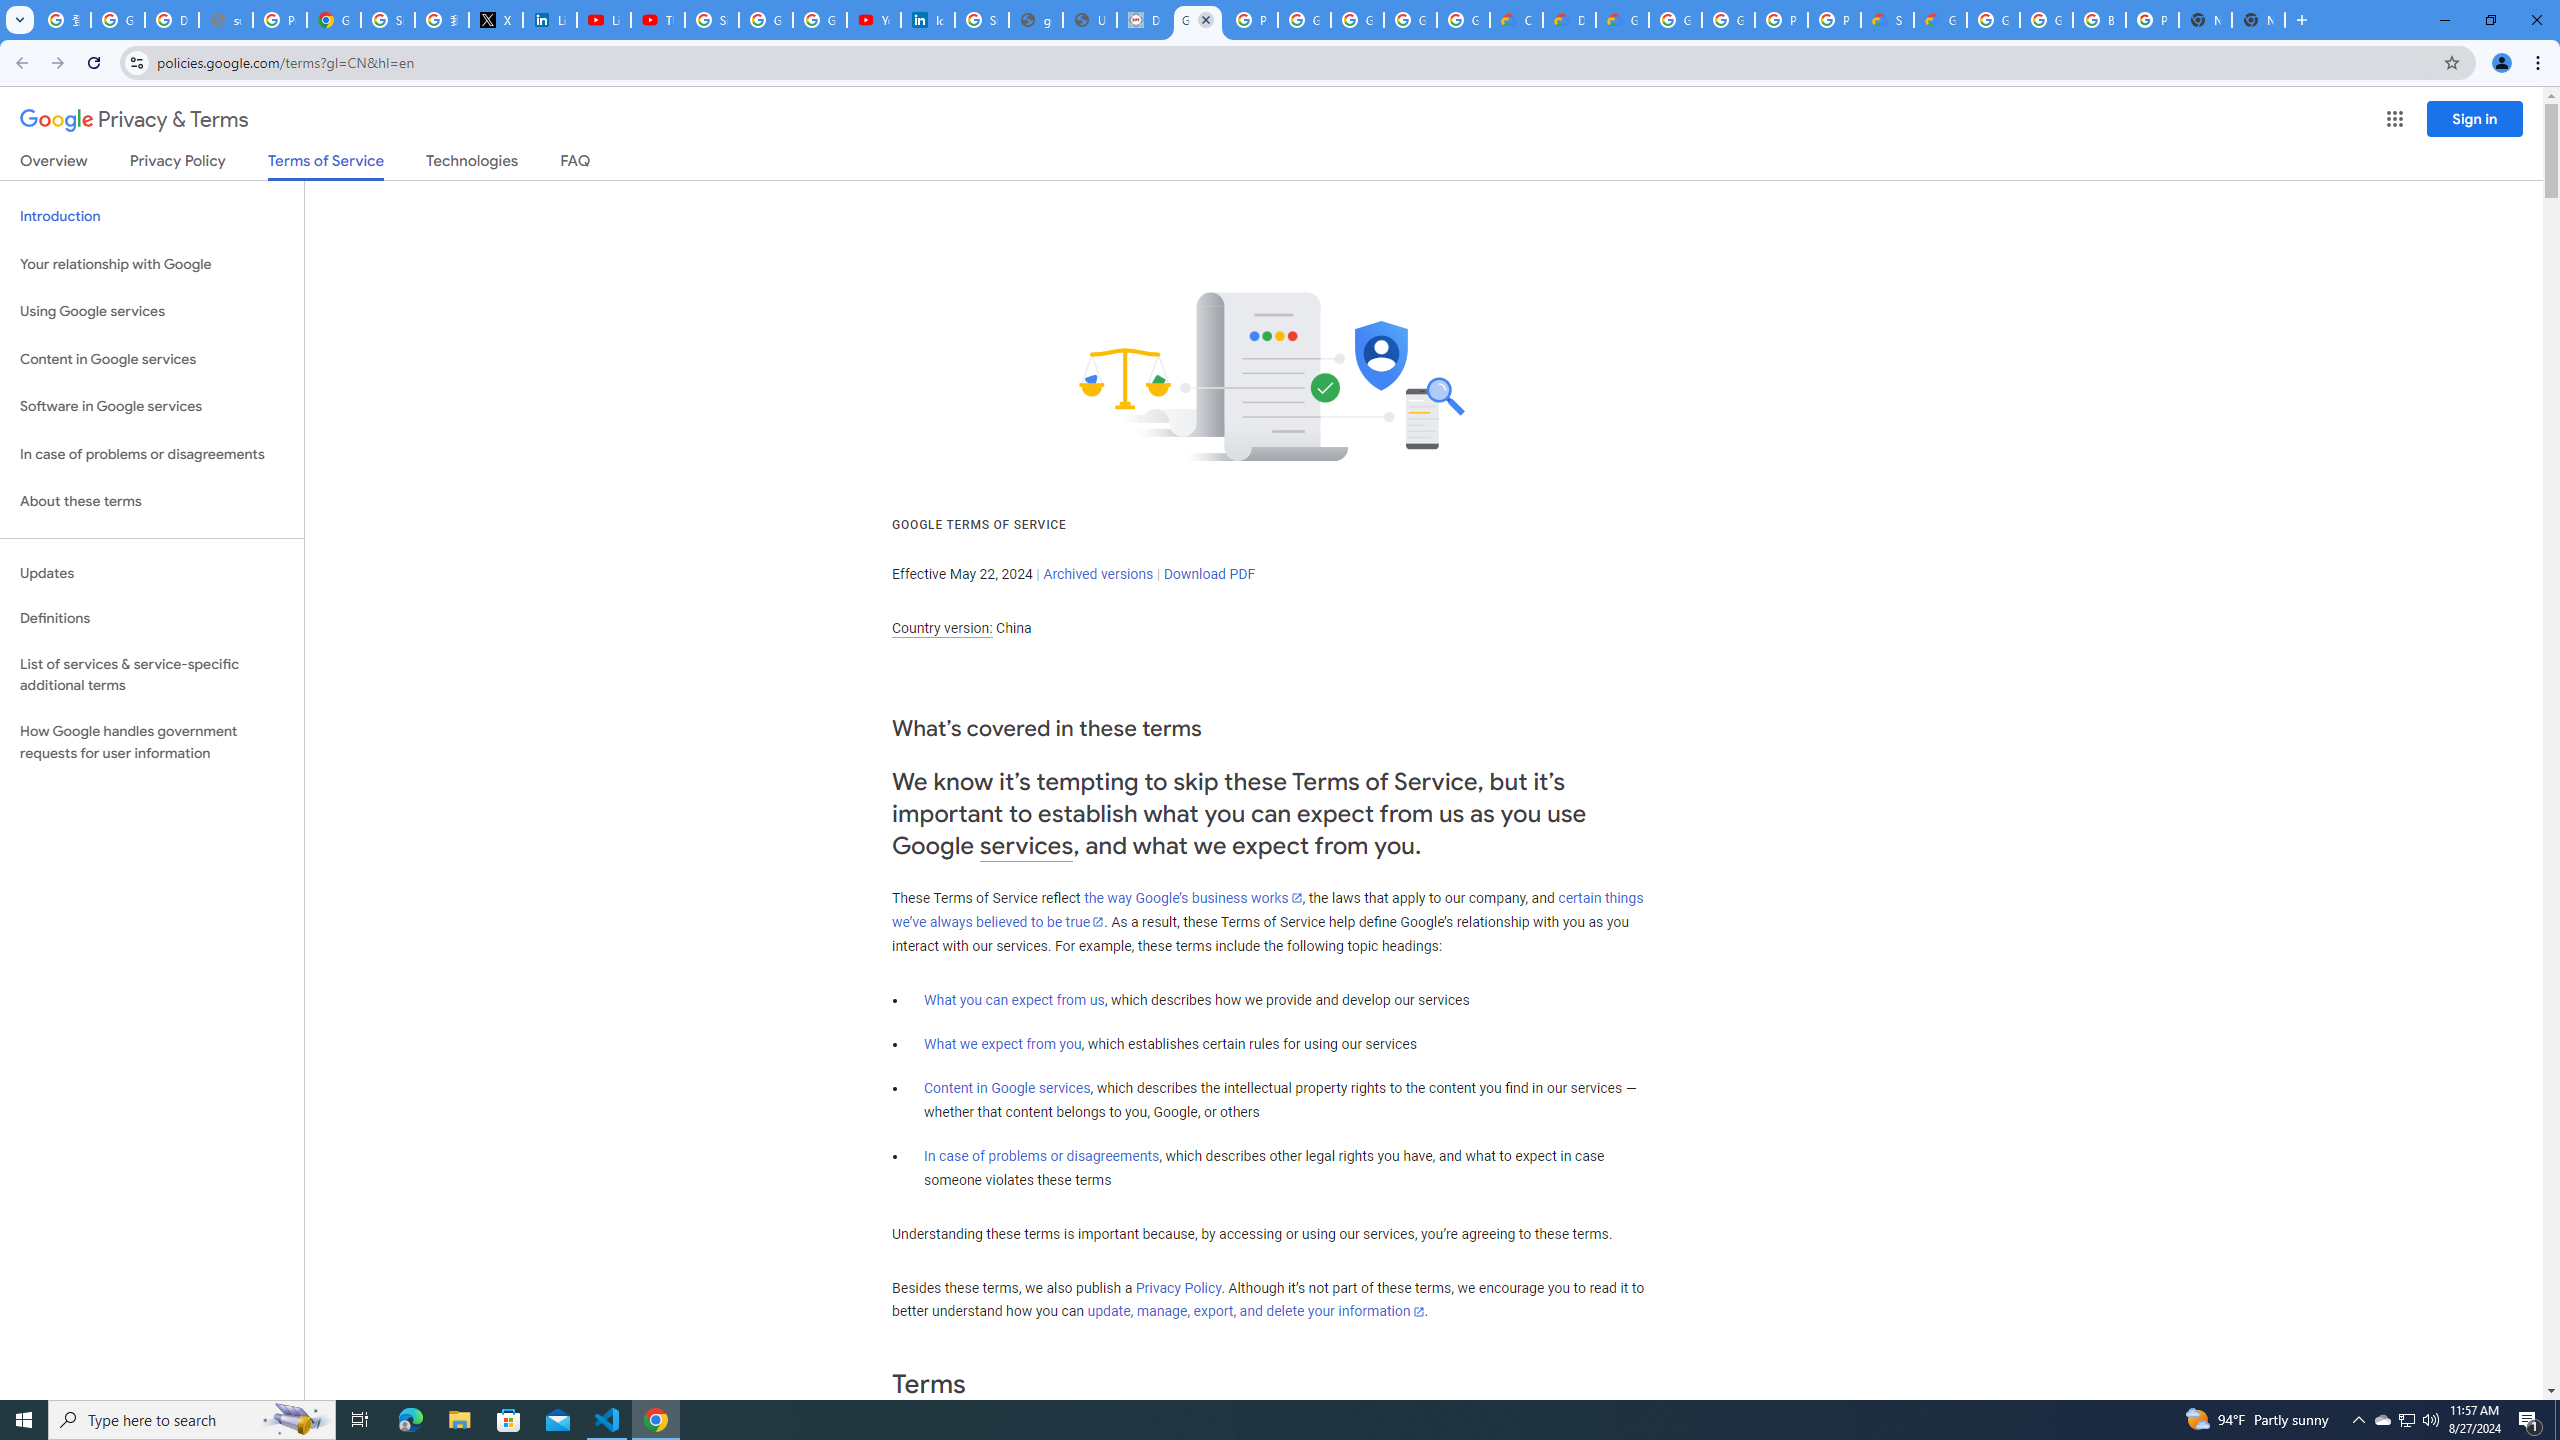 This screenshot has height=1440, width=2560. Describe the element at coordinates (1675, 19) in the screenshot. I see `'Google Cloud Platform'` at that location.